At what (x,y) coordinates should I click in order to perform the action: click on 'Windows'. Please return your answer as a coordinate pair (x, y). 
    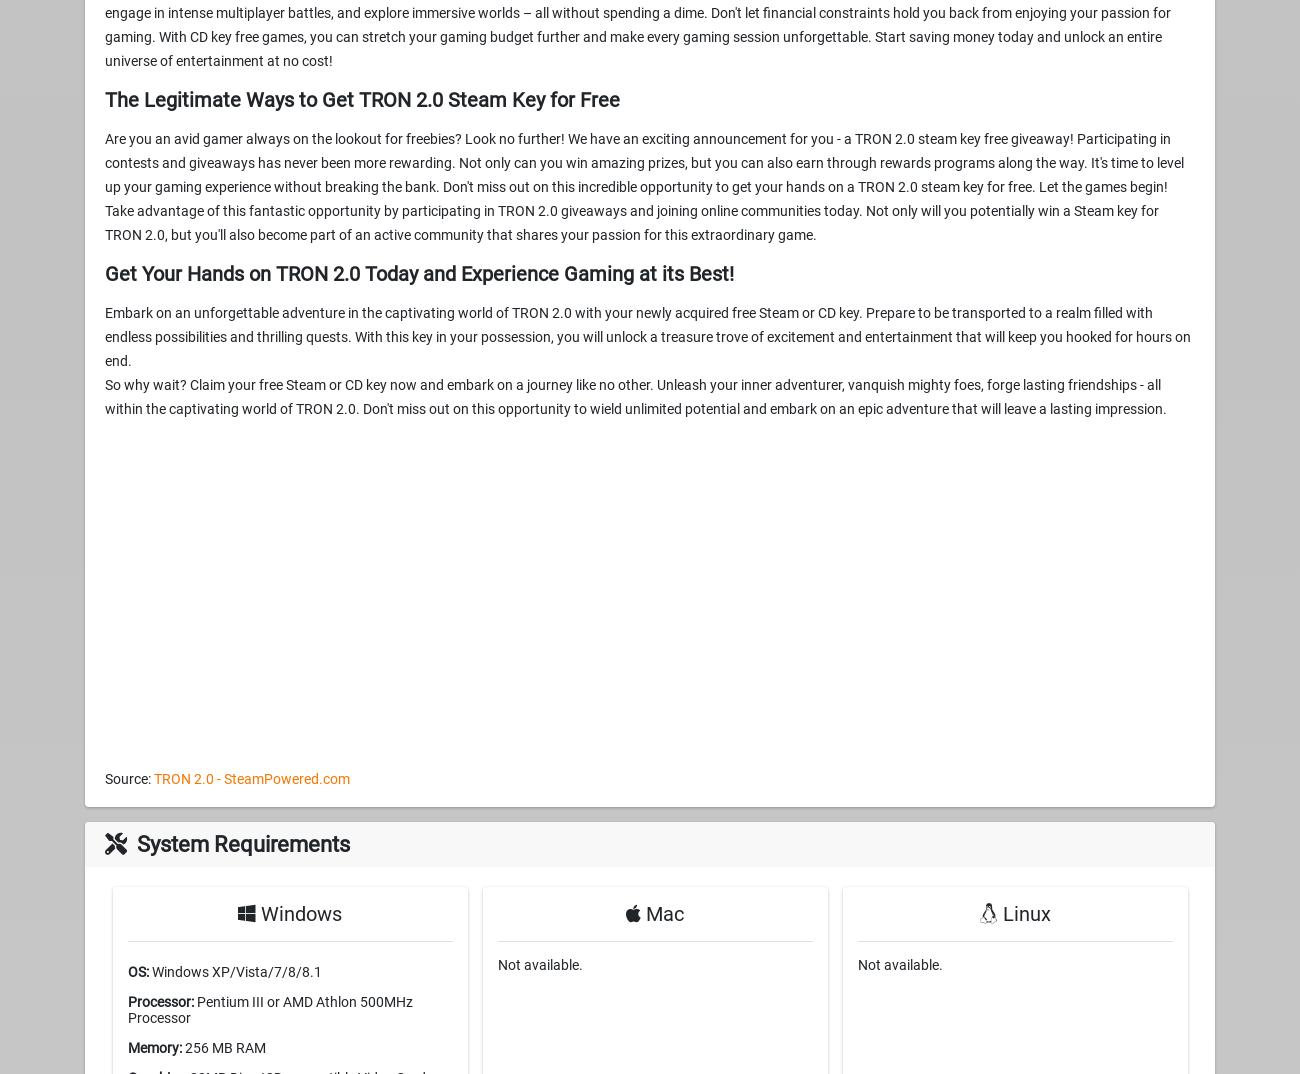
    Looking at the image, I should click on (299, 912).